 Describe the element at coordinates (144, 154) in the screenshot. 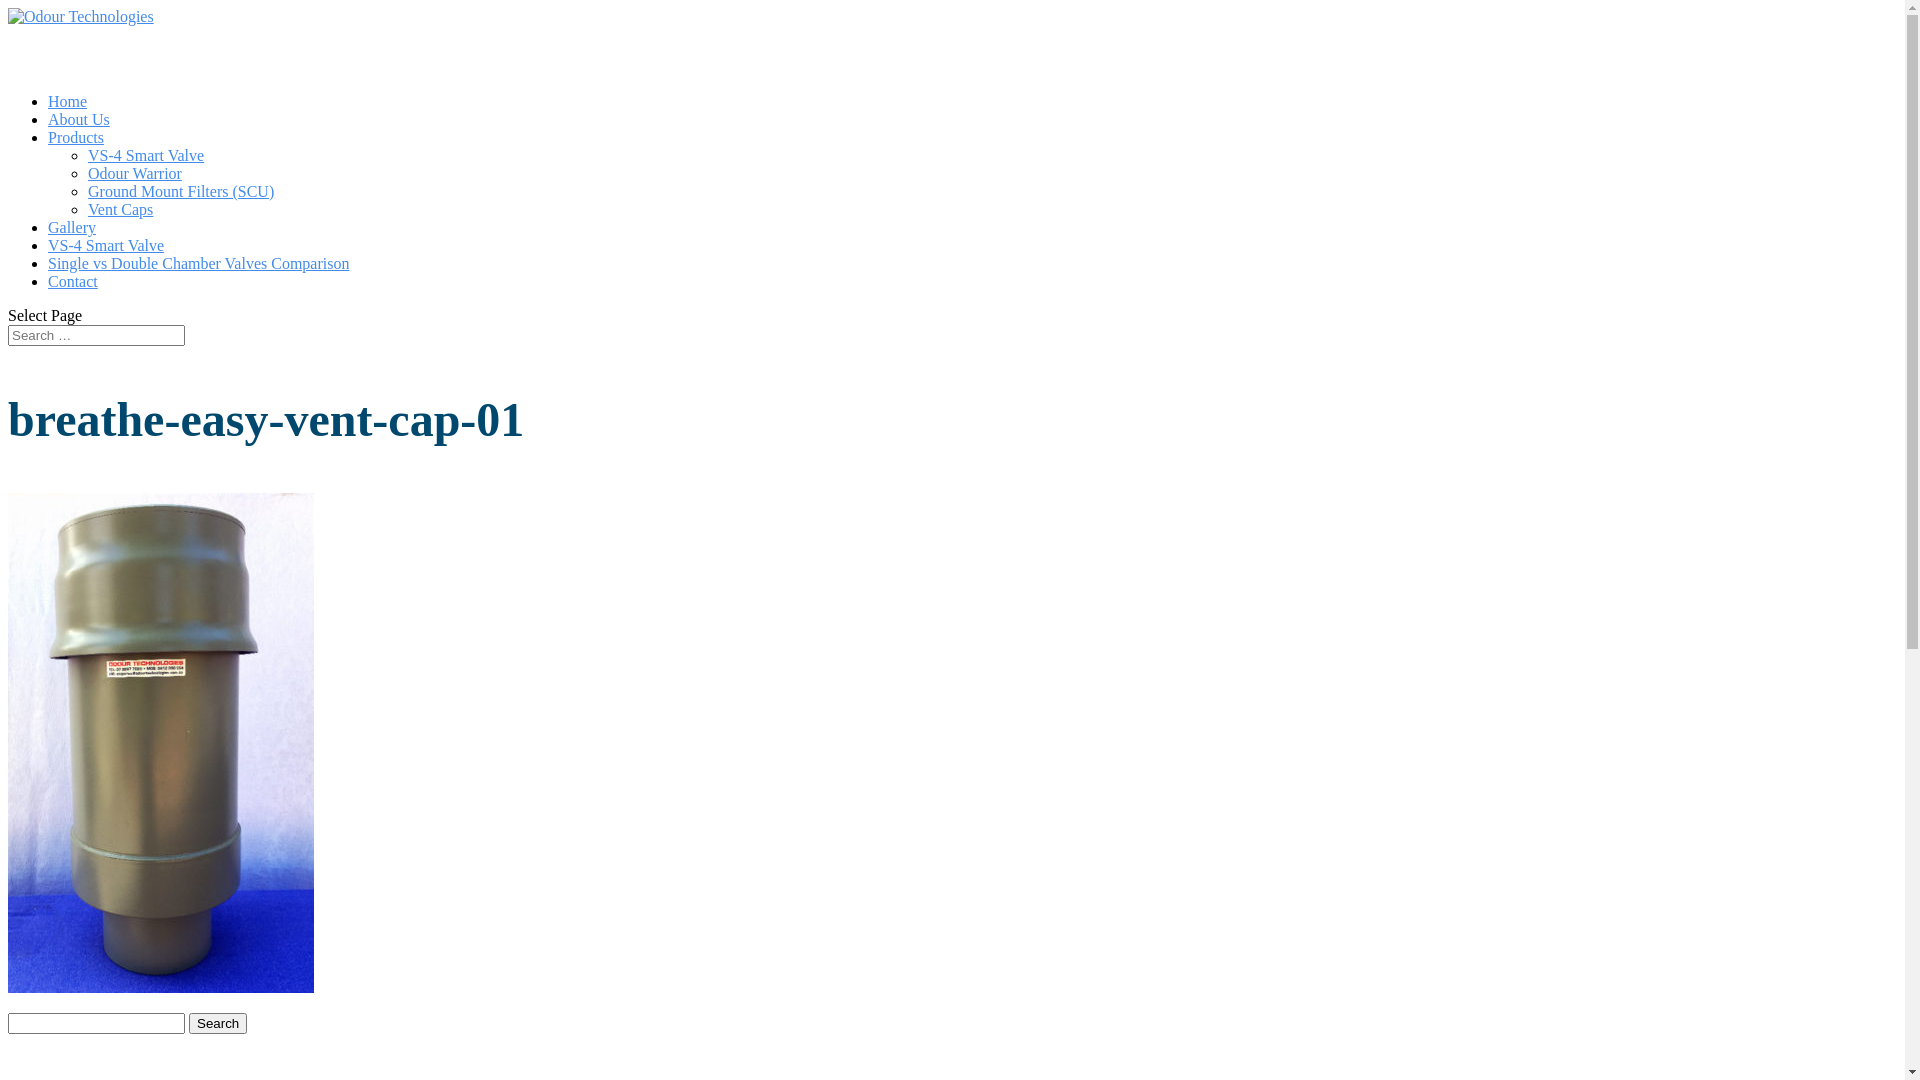

I see `'VS-4 Smart Valve'` at that location.